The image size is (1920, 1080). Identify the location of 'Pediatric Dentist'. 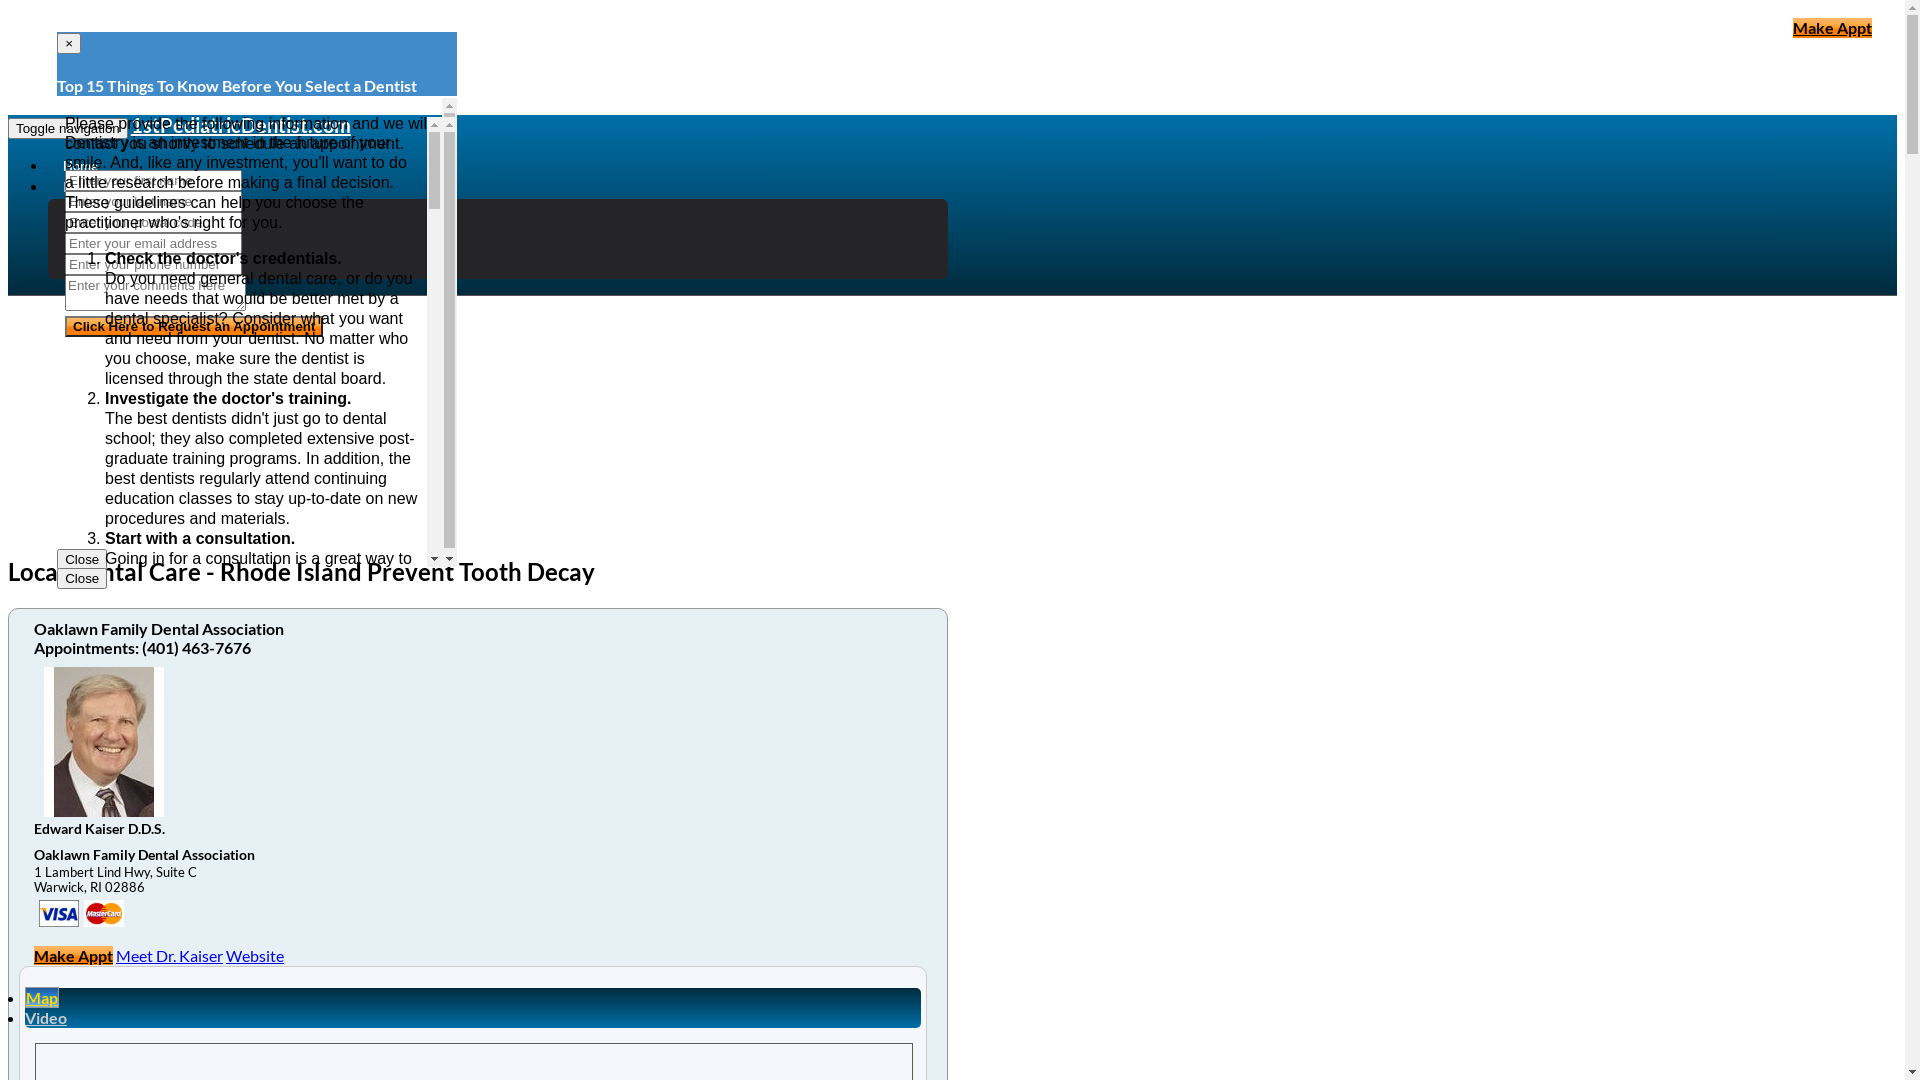
(145, 208).